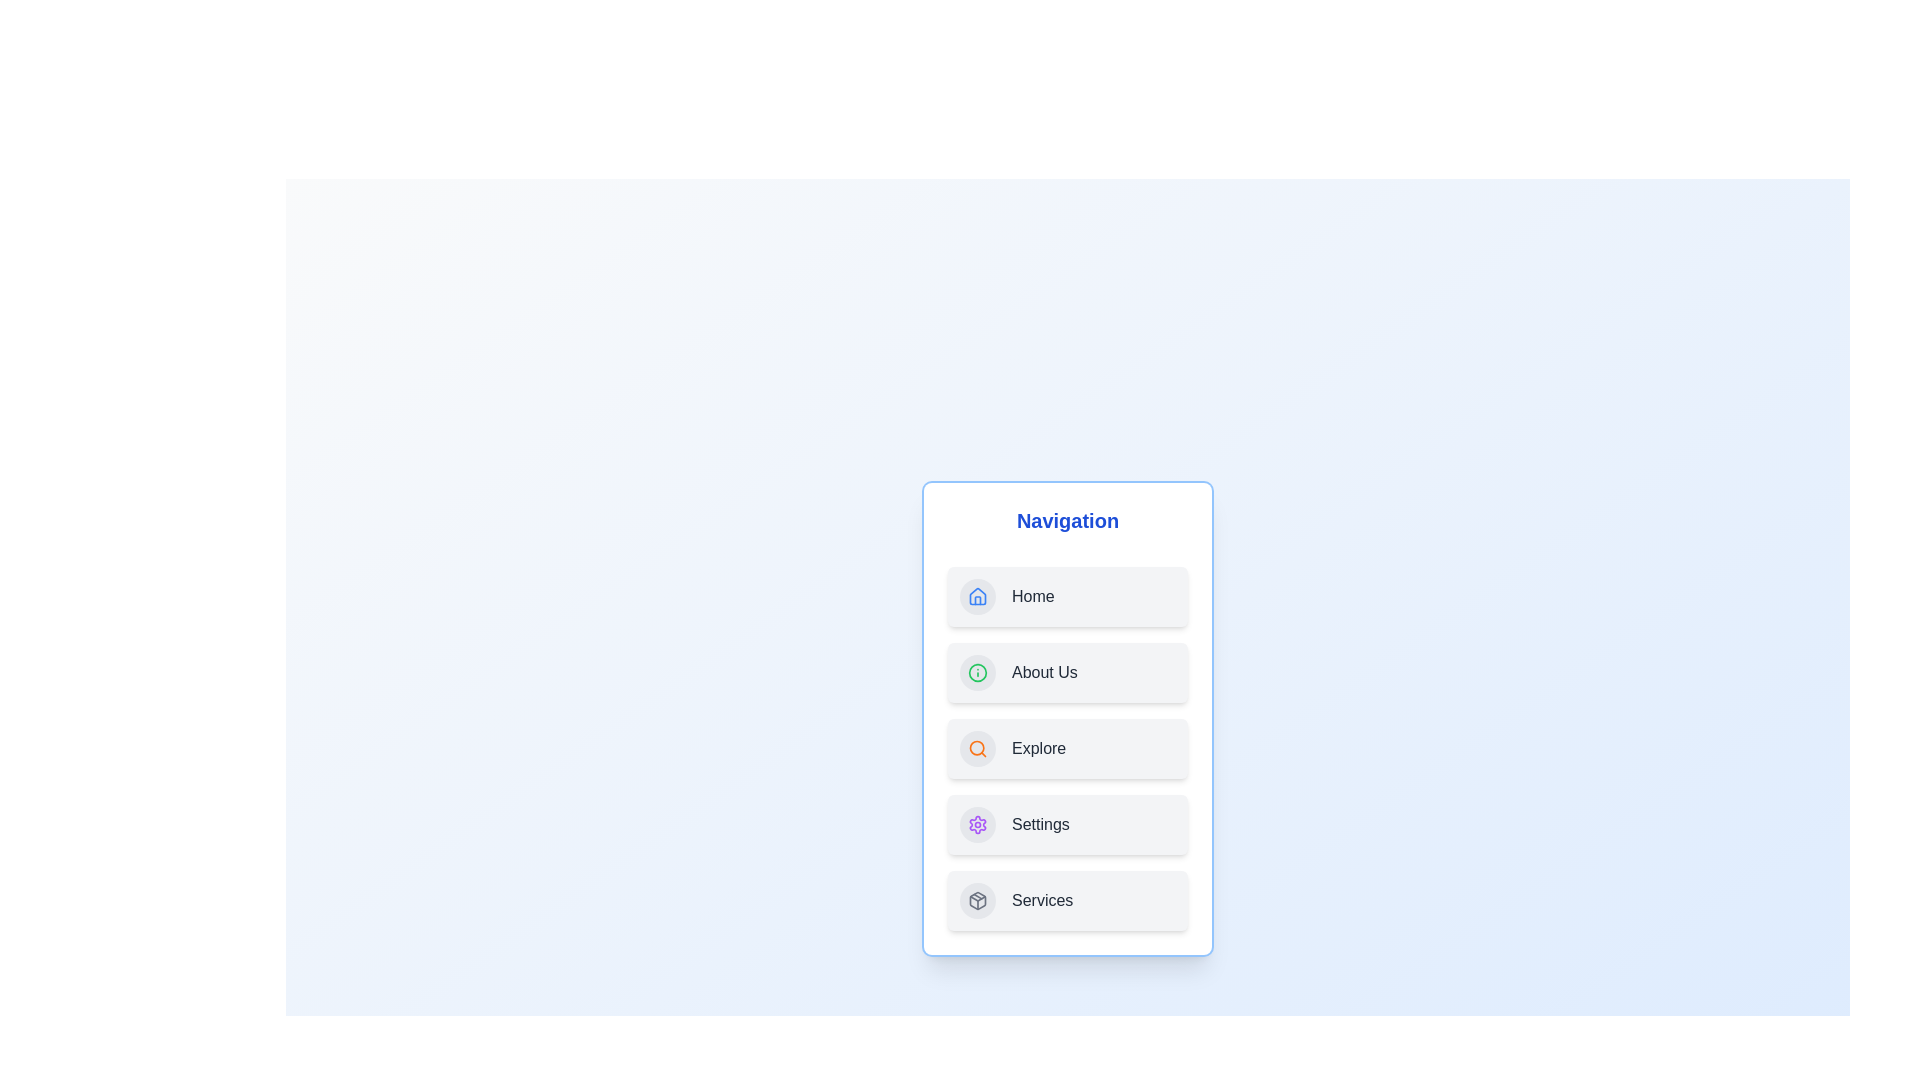  What do you see at coordinates (1067, 825) in the screenshot?
I see `the 'Settings' navigation item to navigate to the settings section` at bounding box center [1067, 825].